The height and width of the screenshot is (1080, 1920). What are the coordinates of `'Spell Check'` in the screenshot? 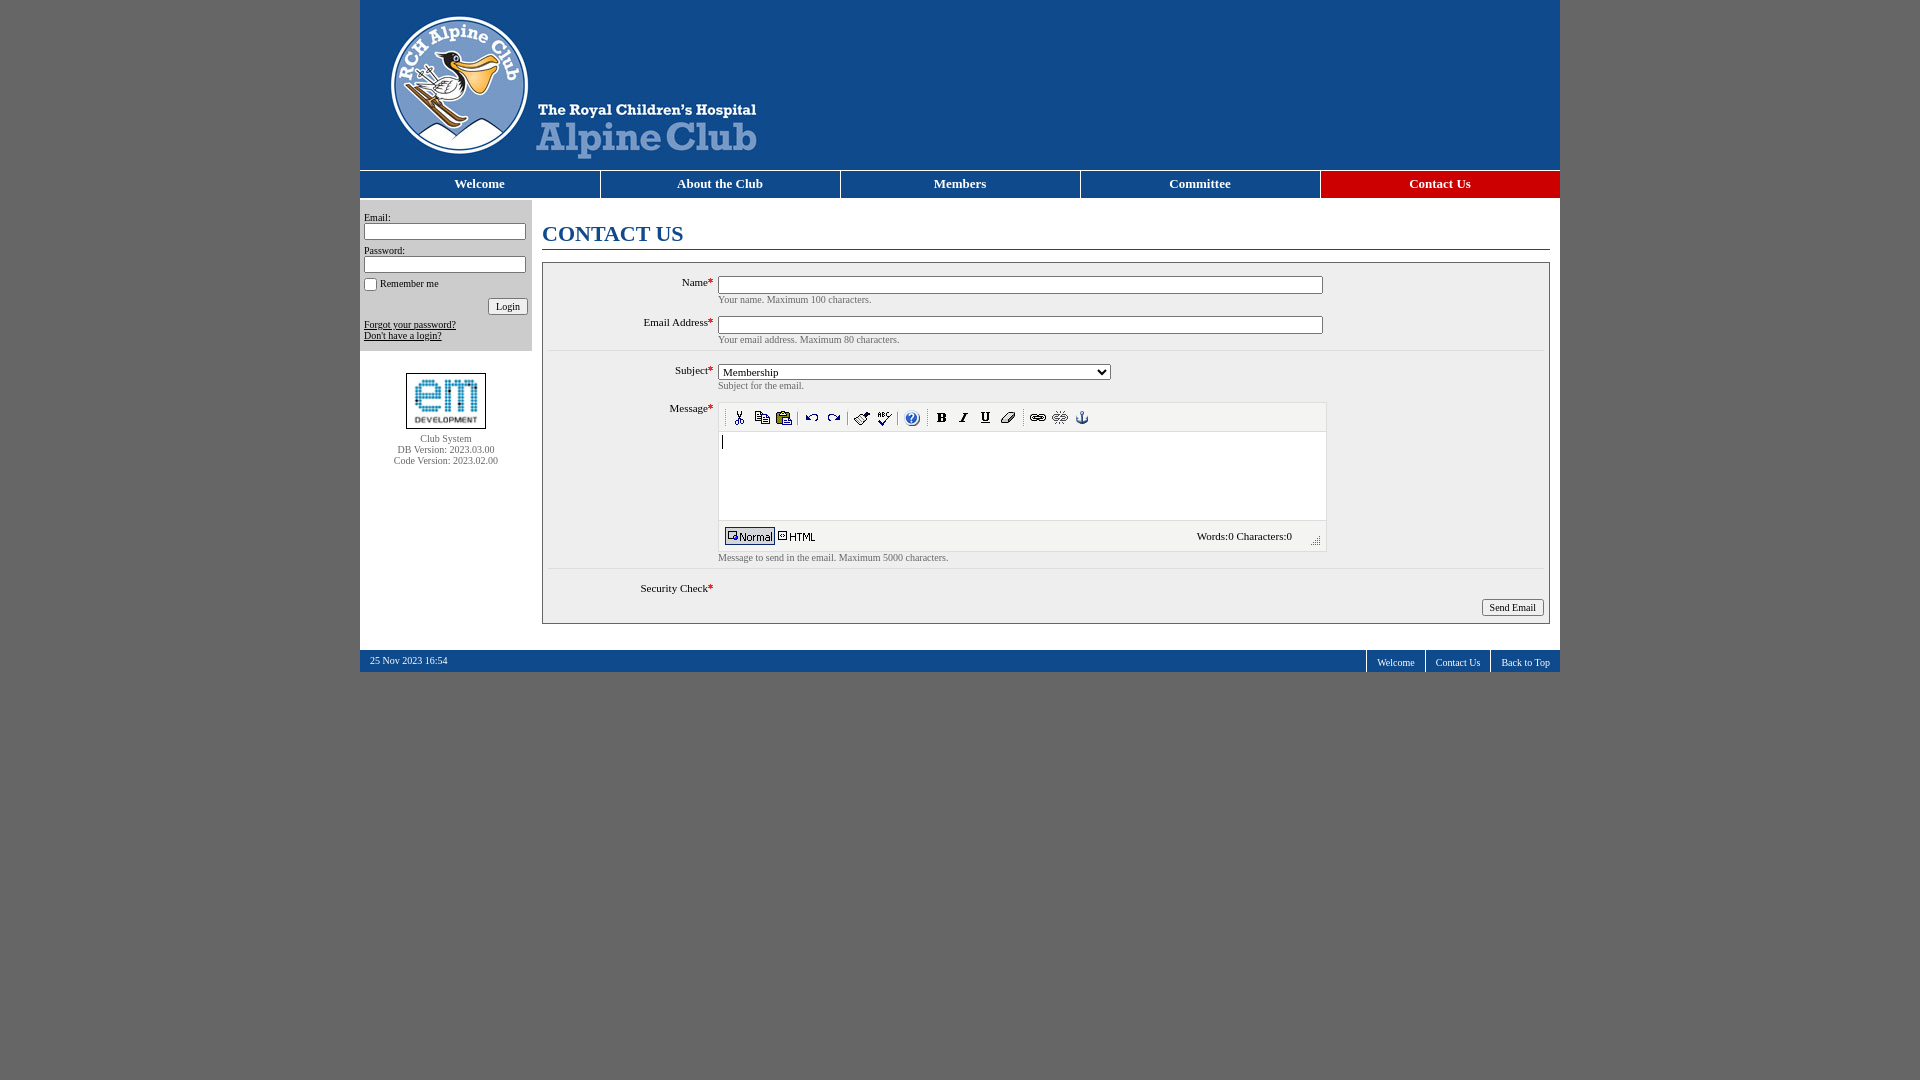 It's located at (882, 416).